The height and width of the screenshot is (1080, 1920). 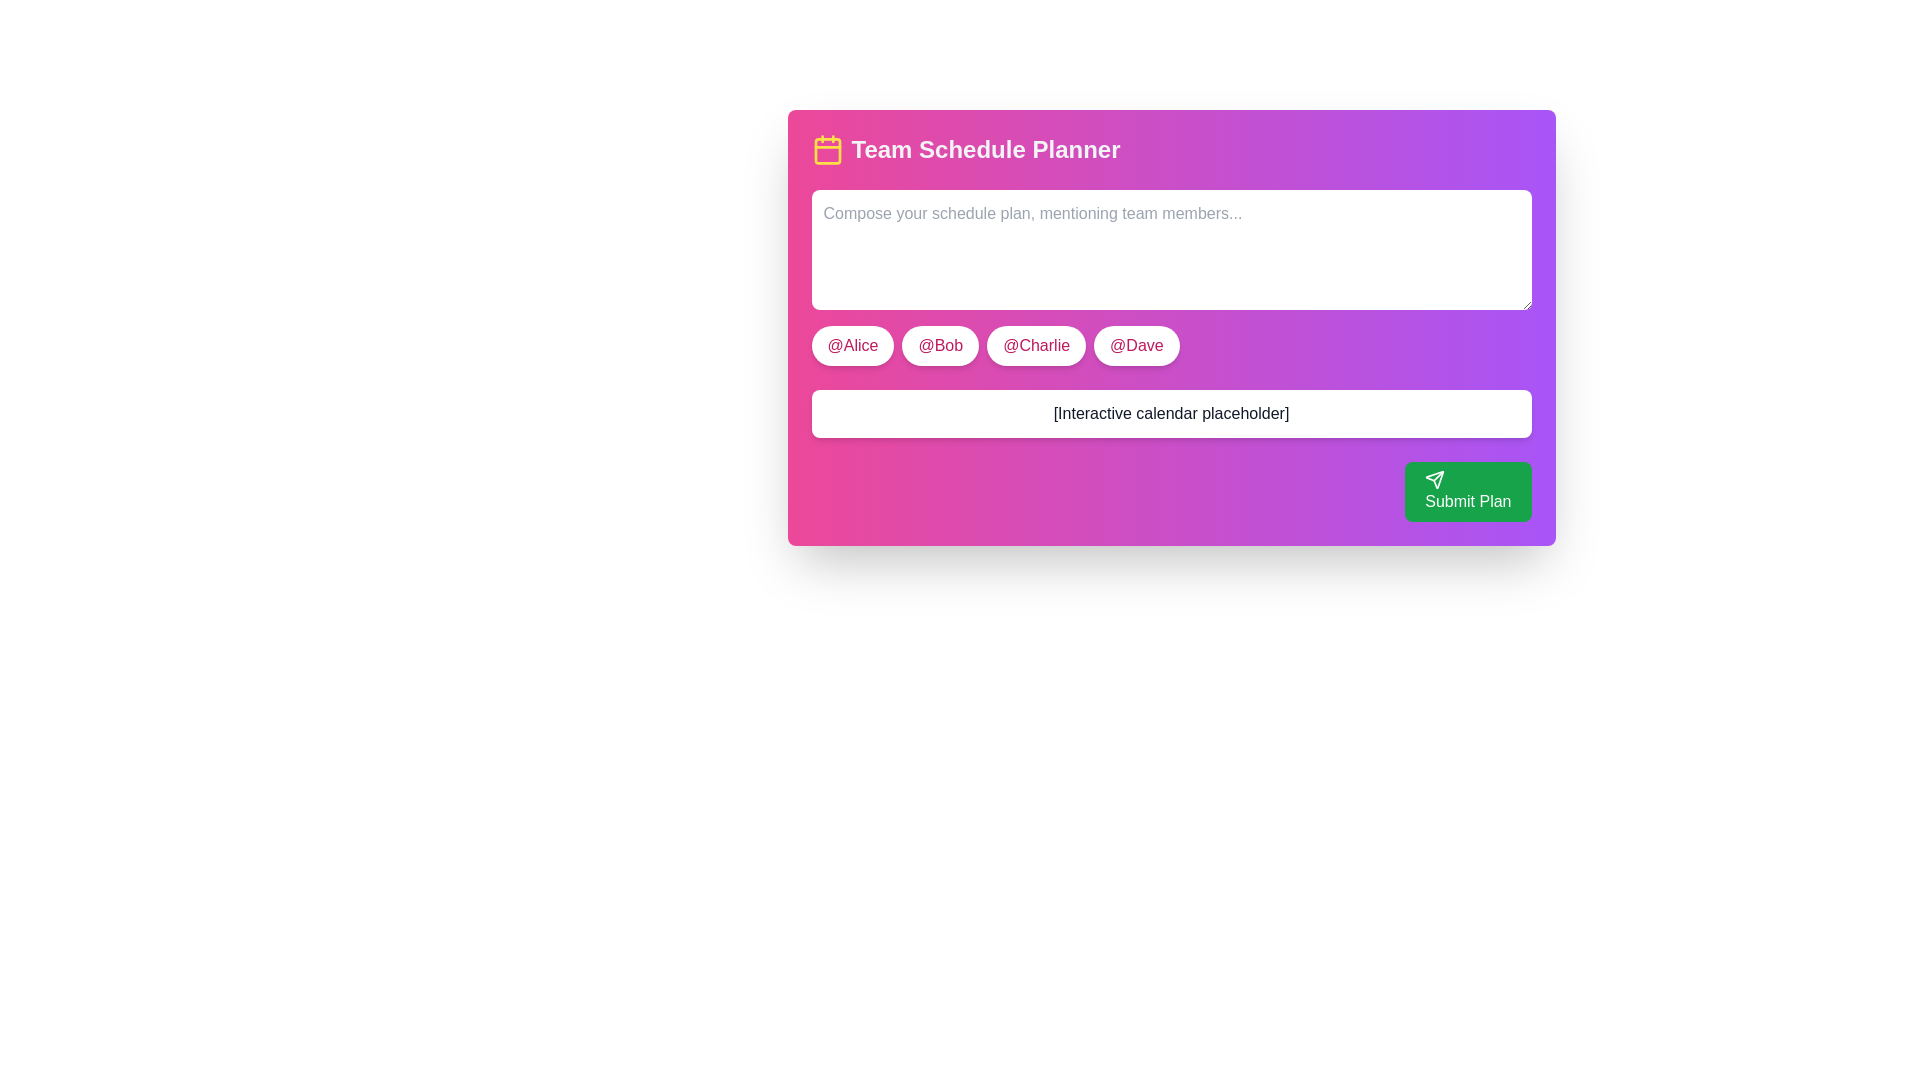 What do you see at coordinates (985, 149) in the screenshot?
I see `the title text element located in the top-left section of the pink-purple gradient card, which is right-aligned to the yellow calendar icon` at bounding box center [985, 149].